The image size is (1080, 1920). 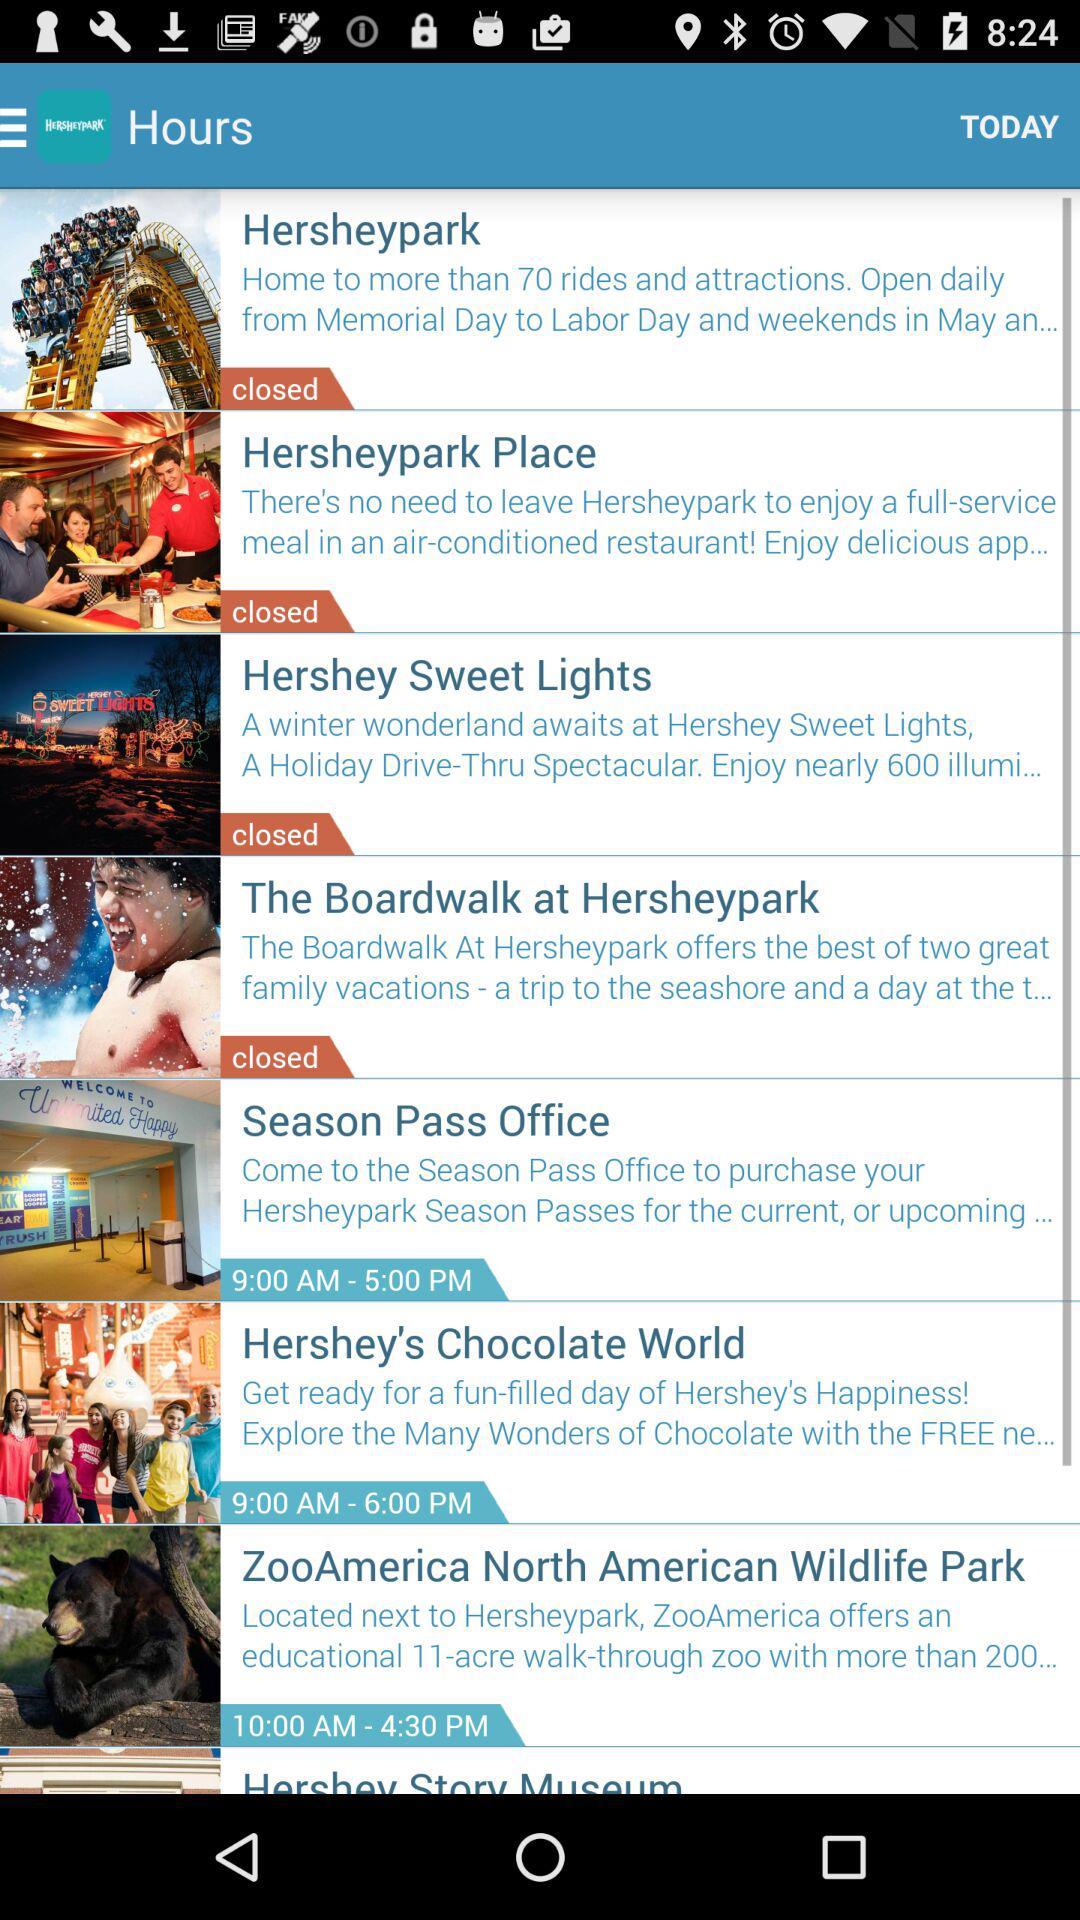 I want to click on the icon at the top right corner, so click(x=1001, y=124).